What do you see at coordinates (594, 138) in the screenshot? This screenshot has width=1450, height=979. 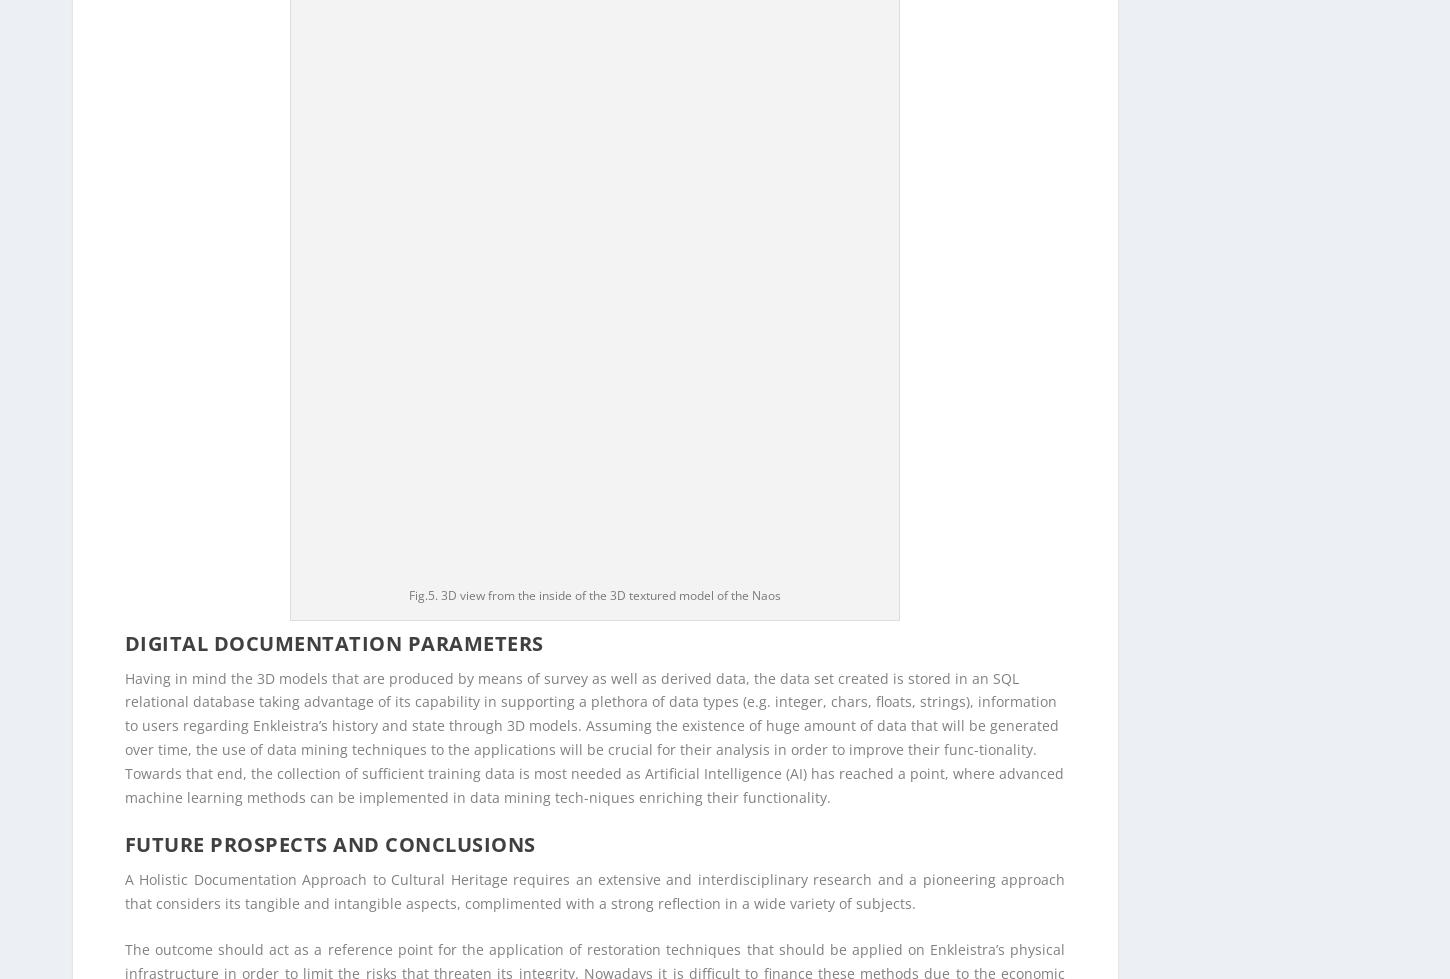 I see `'A Holistic Documentation Approach to Cultural Heritage requires an extensive and interdisciplinary research and a pioneering approach that considers its tangible and intangible aspects, complimented with a strong reflection in a wide variety of subjects.'` at bounding box center [594, 138].